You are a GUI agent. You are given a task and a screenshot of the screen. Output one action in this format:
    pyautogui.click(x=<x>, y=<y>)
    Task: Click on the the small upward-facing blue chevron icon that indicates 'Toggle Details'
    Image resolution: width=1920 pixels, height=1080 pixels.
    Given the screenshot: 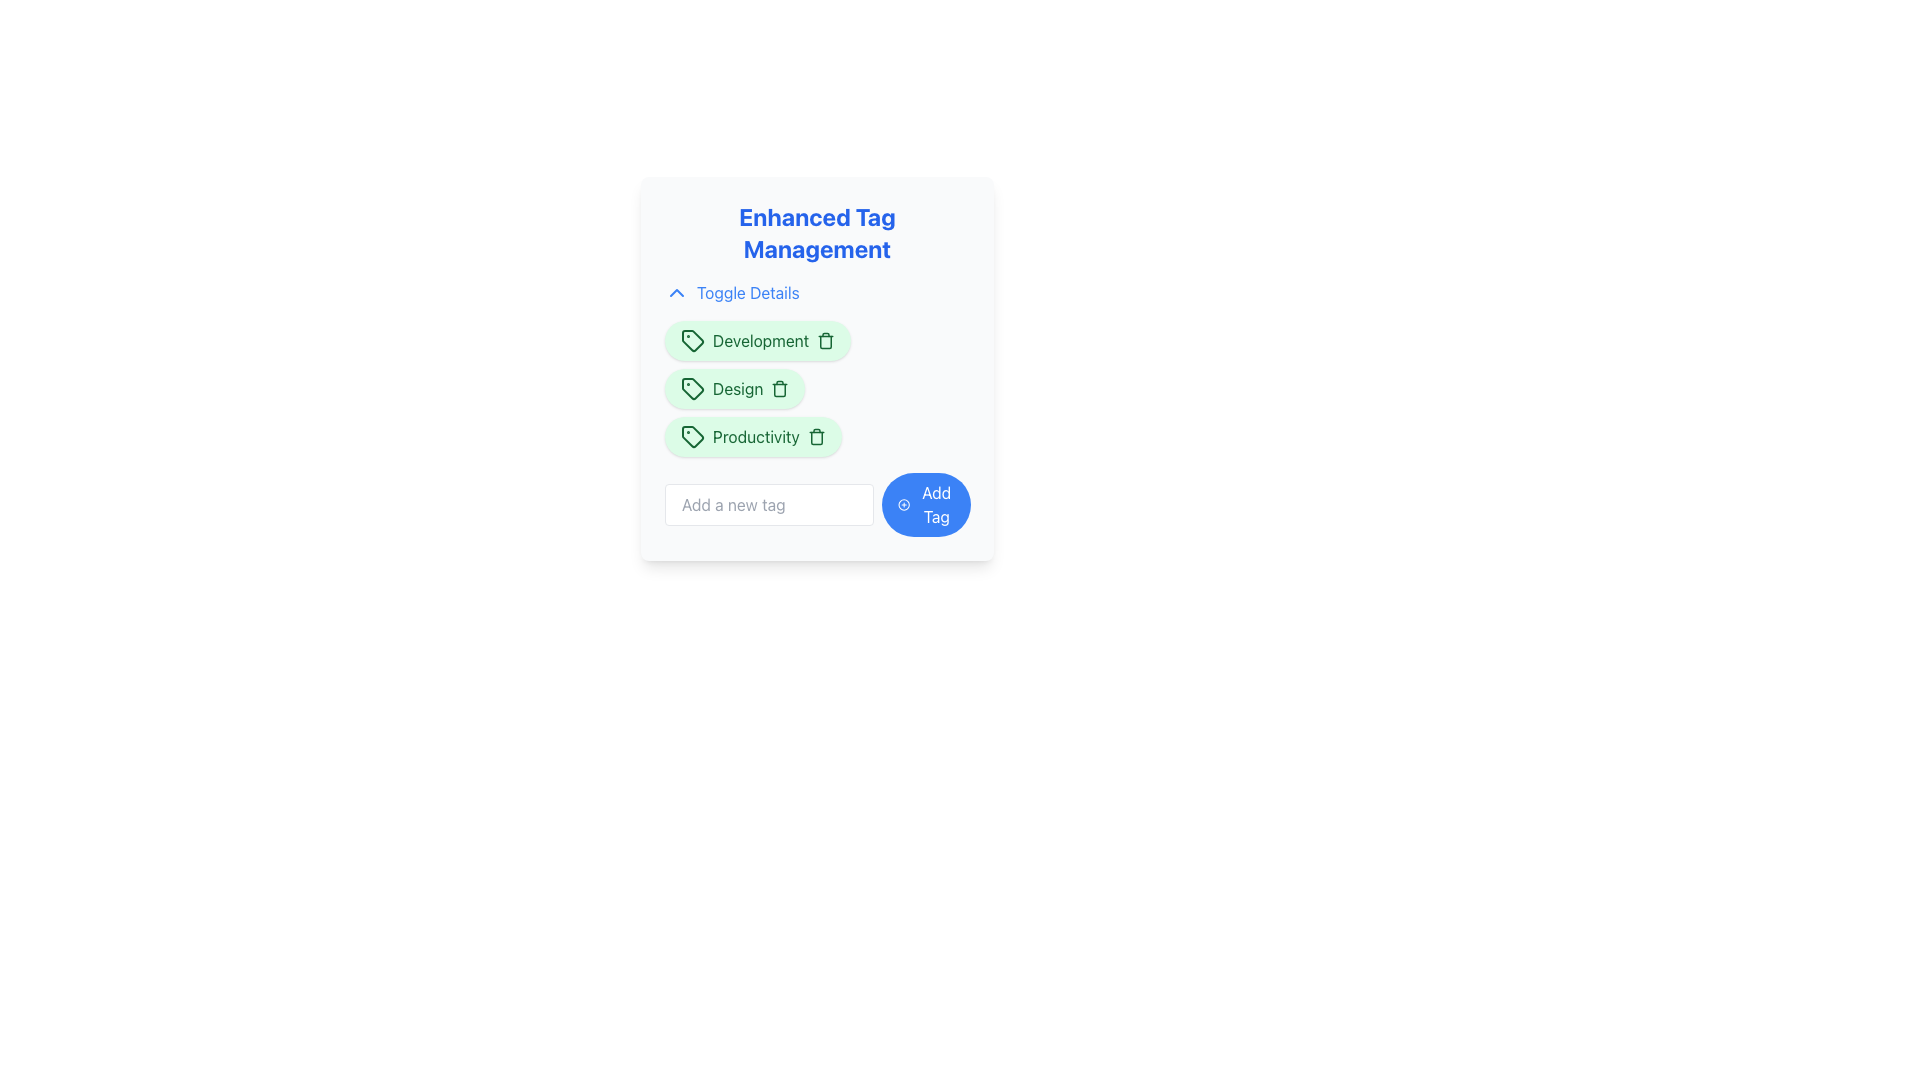 What is the action you would take?
    pyautogui.click(x=676, y=293)
    